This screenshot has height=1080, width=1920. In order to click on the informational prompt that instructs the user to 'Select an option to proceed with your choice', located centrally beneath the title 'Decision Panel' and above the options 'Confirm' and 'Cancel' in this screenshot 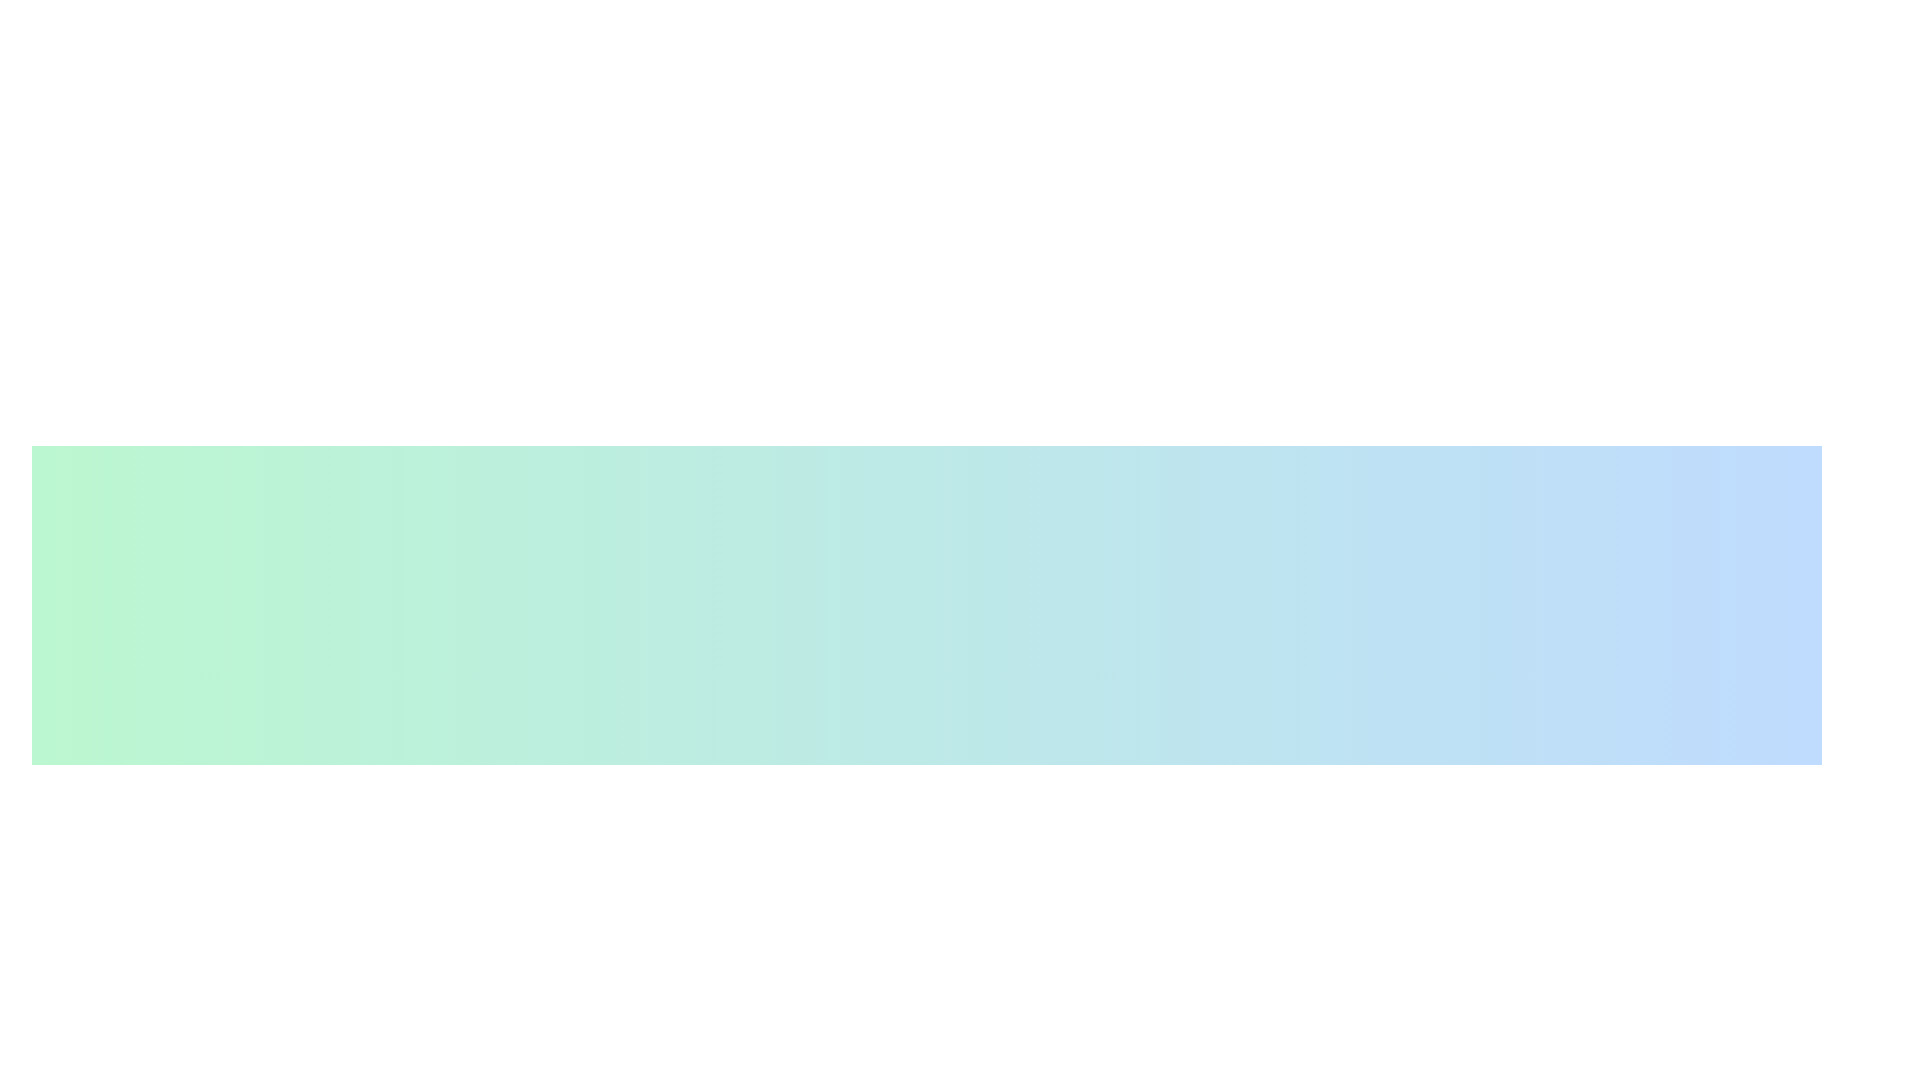, I will do `click(925, 1003)`.